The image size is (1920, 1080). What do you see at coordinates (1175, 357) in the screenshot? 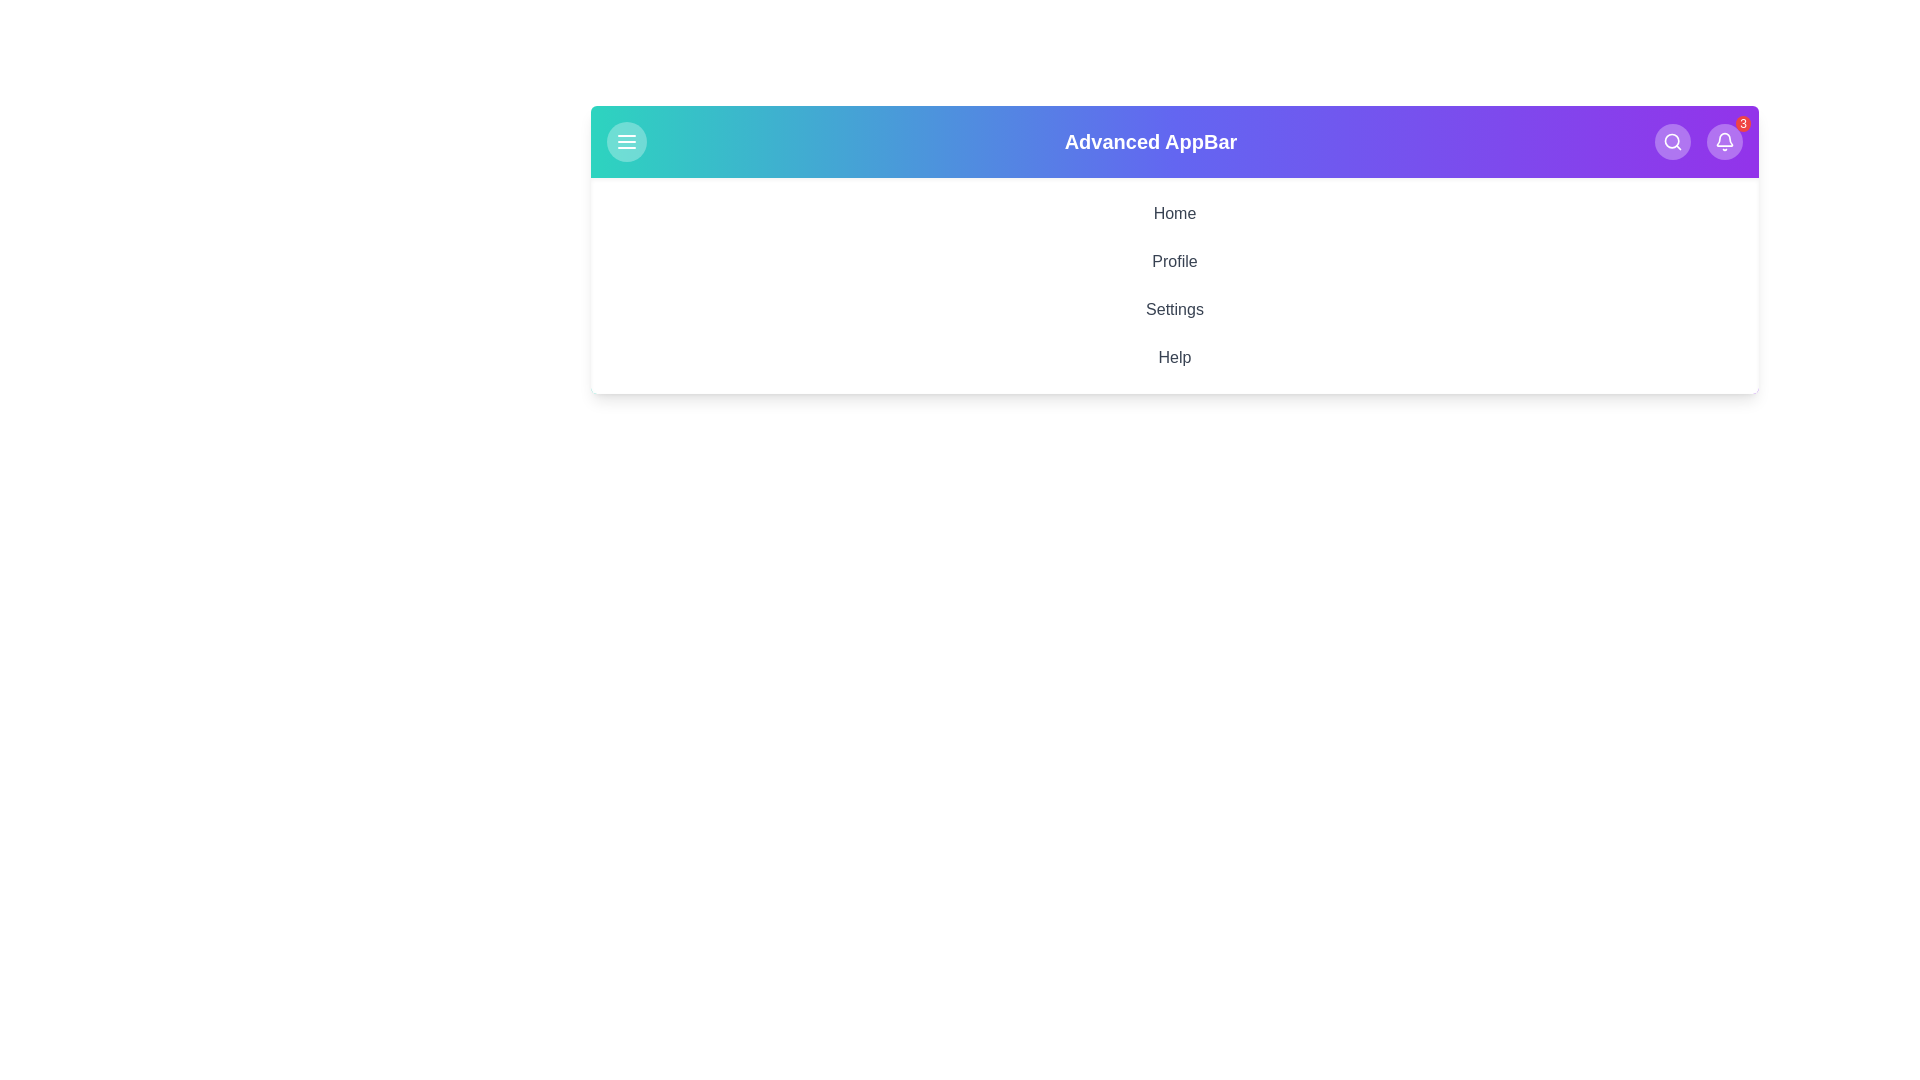
I see `the menu item Help` at bounding box center [1175, 357].